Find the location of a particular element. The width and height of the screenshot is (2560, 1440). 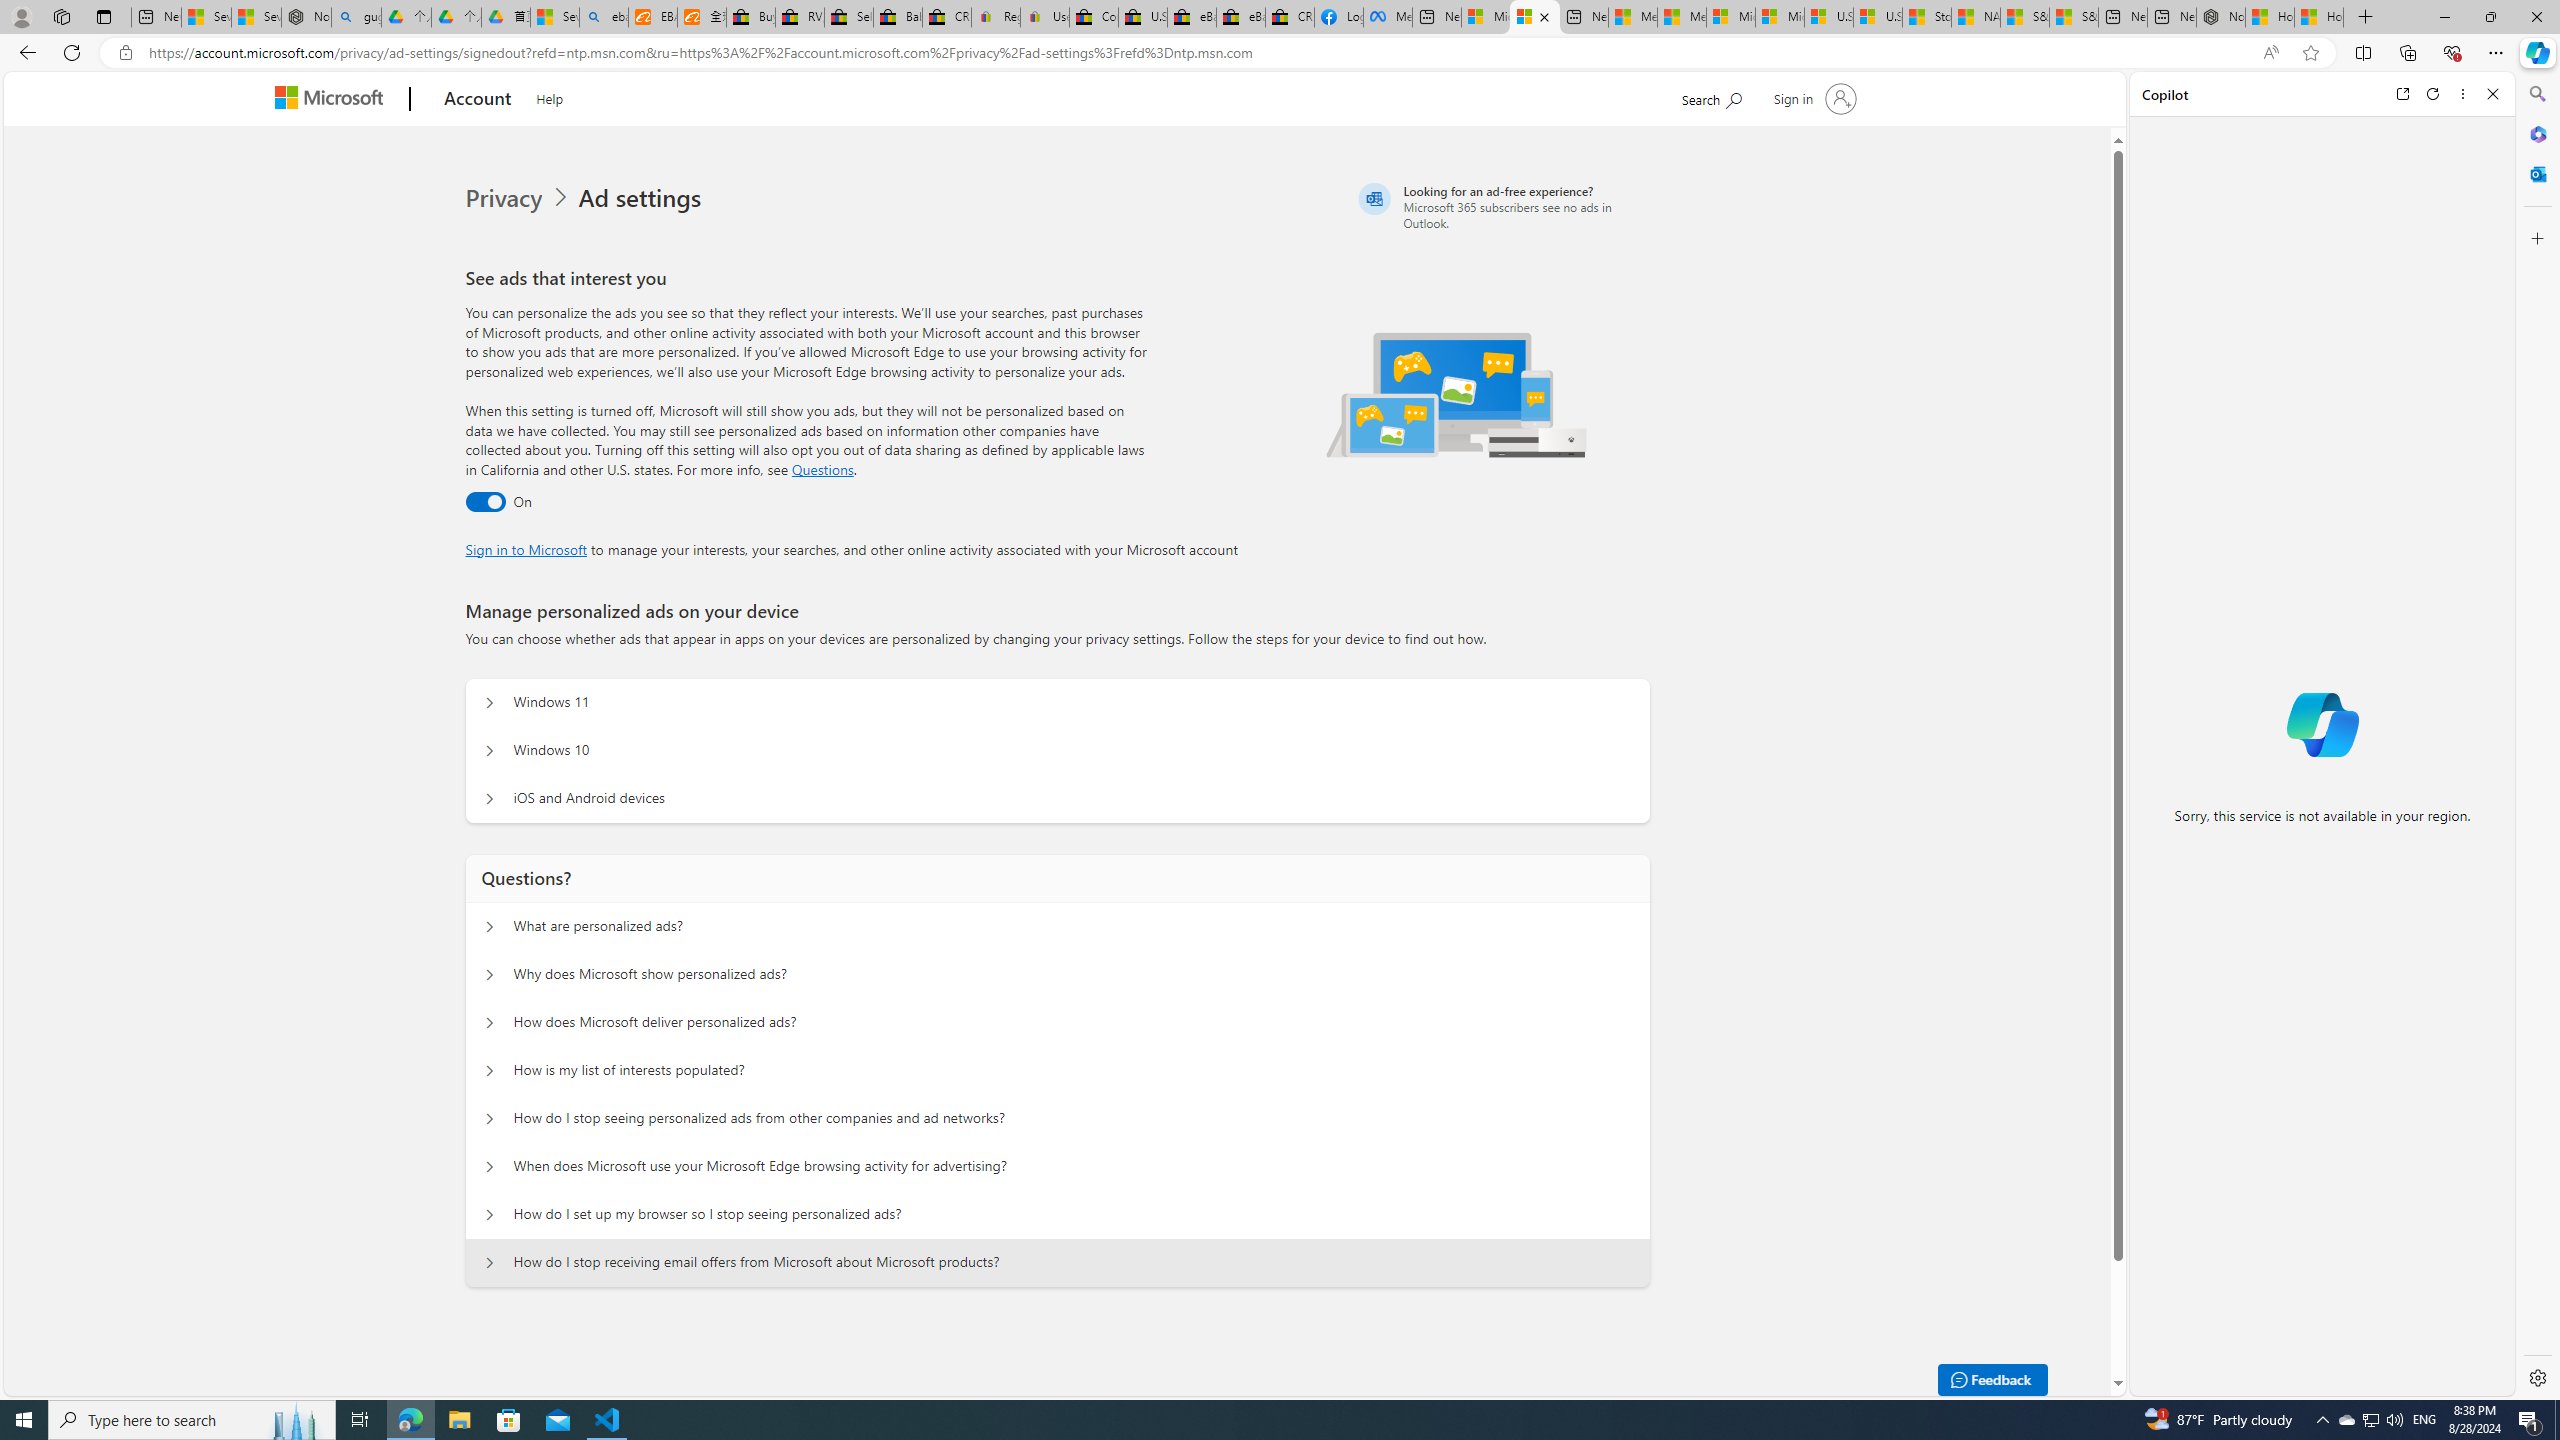

'Settings and more (Alt+F)' is located at coordinates (2495, 51).